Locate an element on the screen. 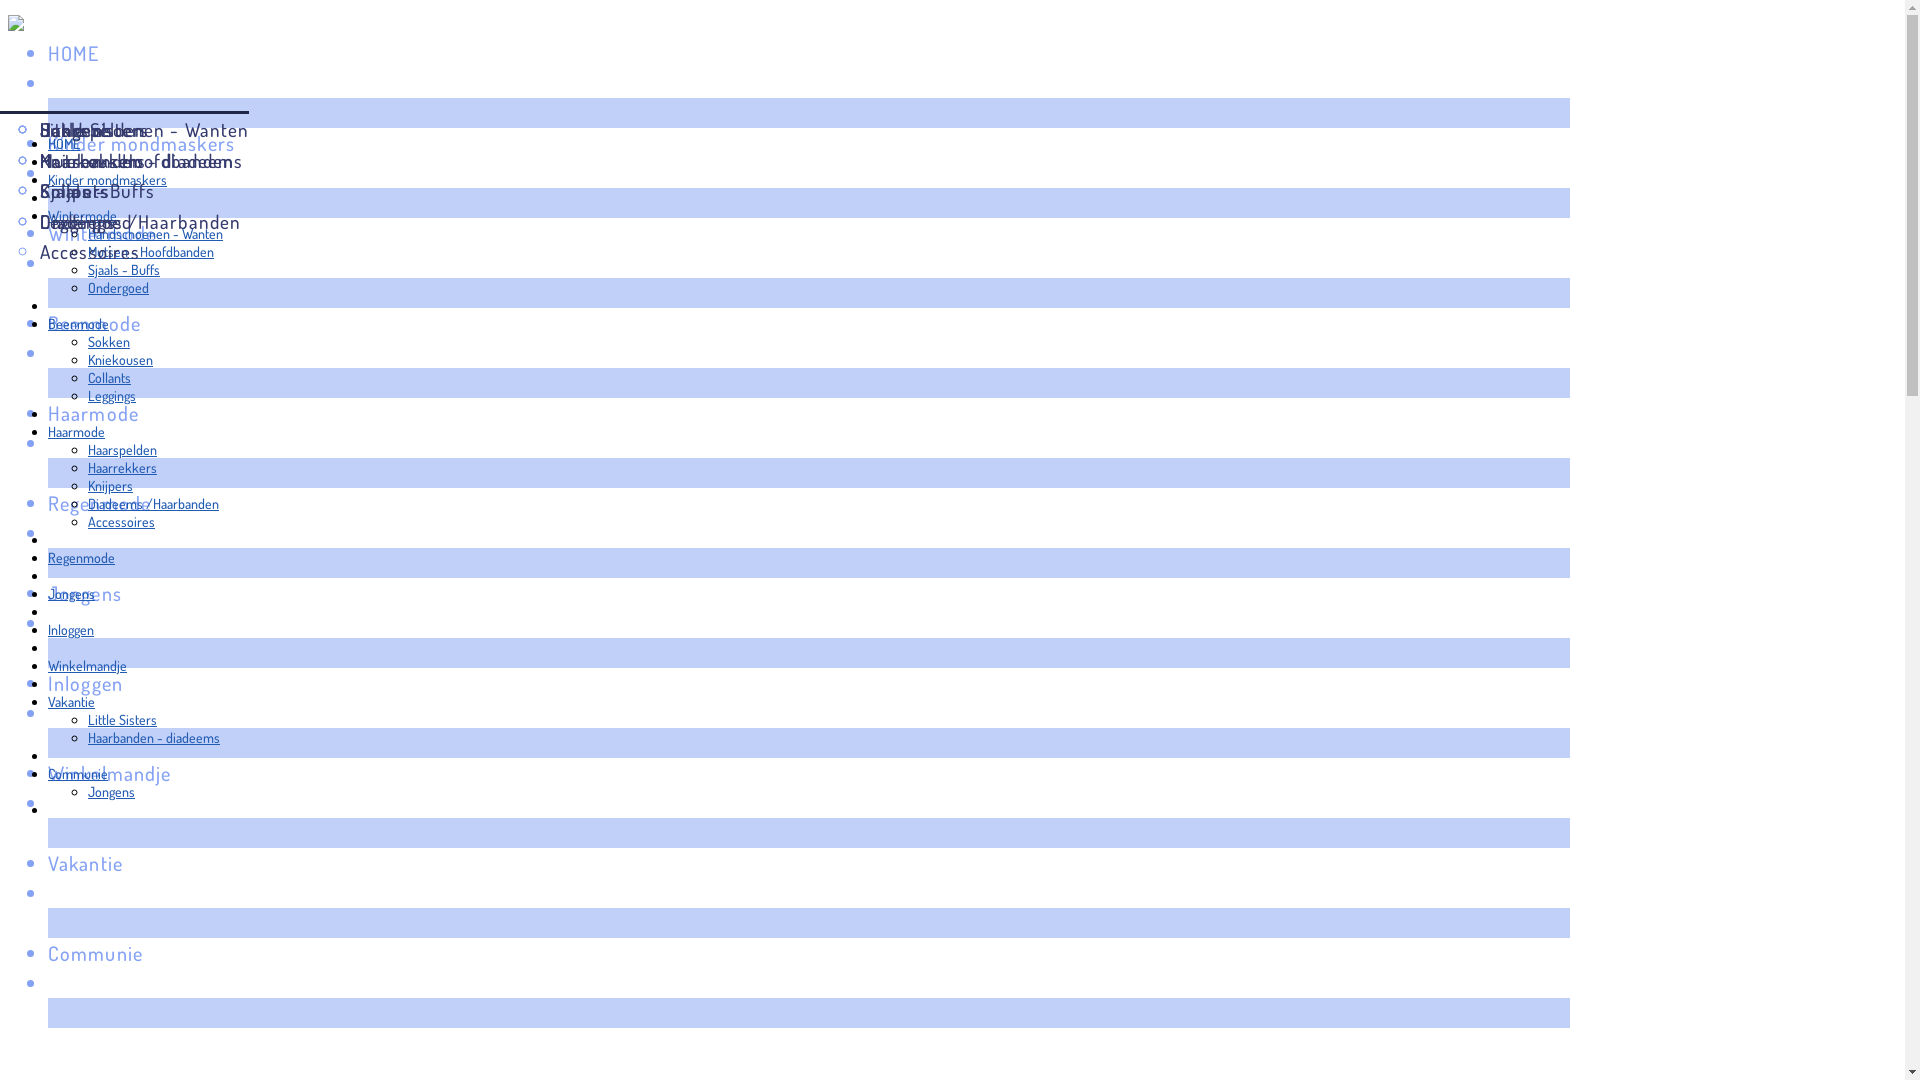 This screenshot has height=1080, width=1920. 'Accessoires' is located at coordinates (120, 520).